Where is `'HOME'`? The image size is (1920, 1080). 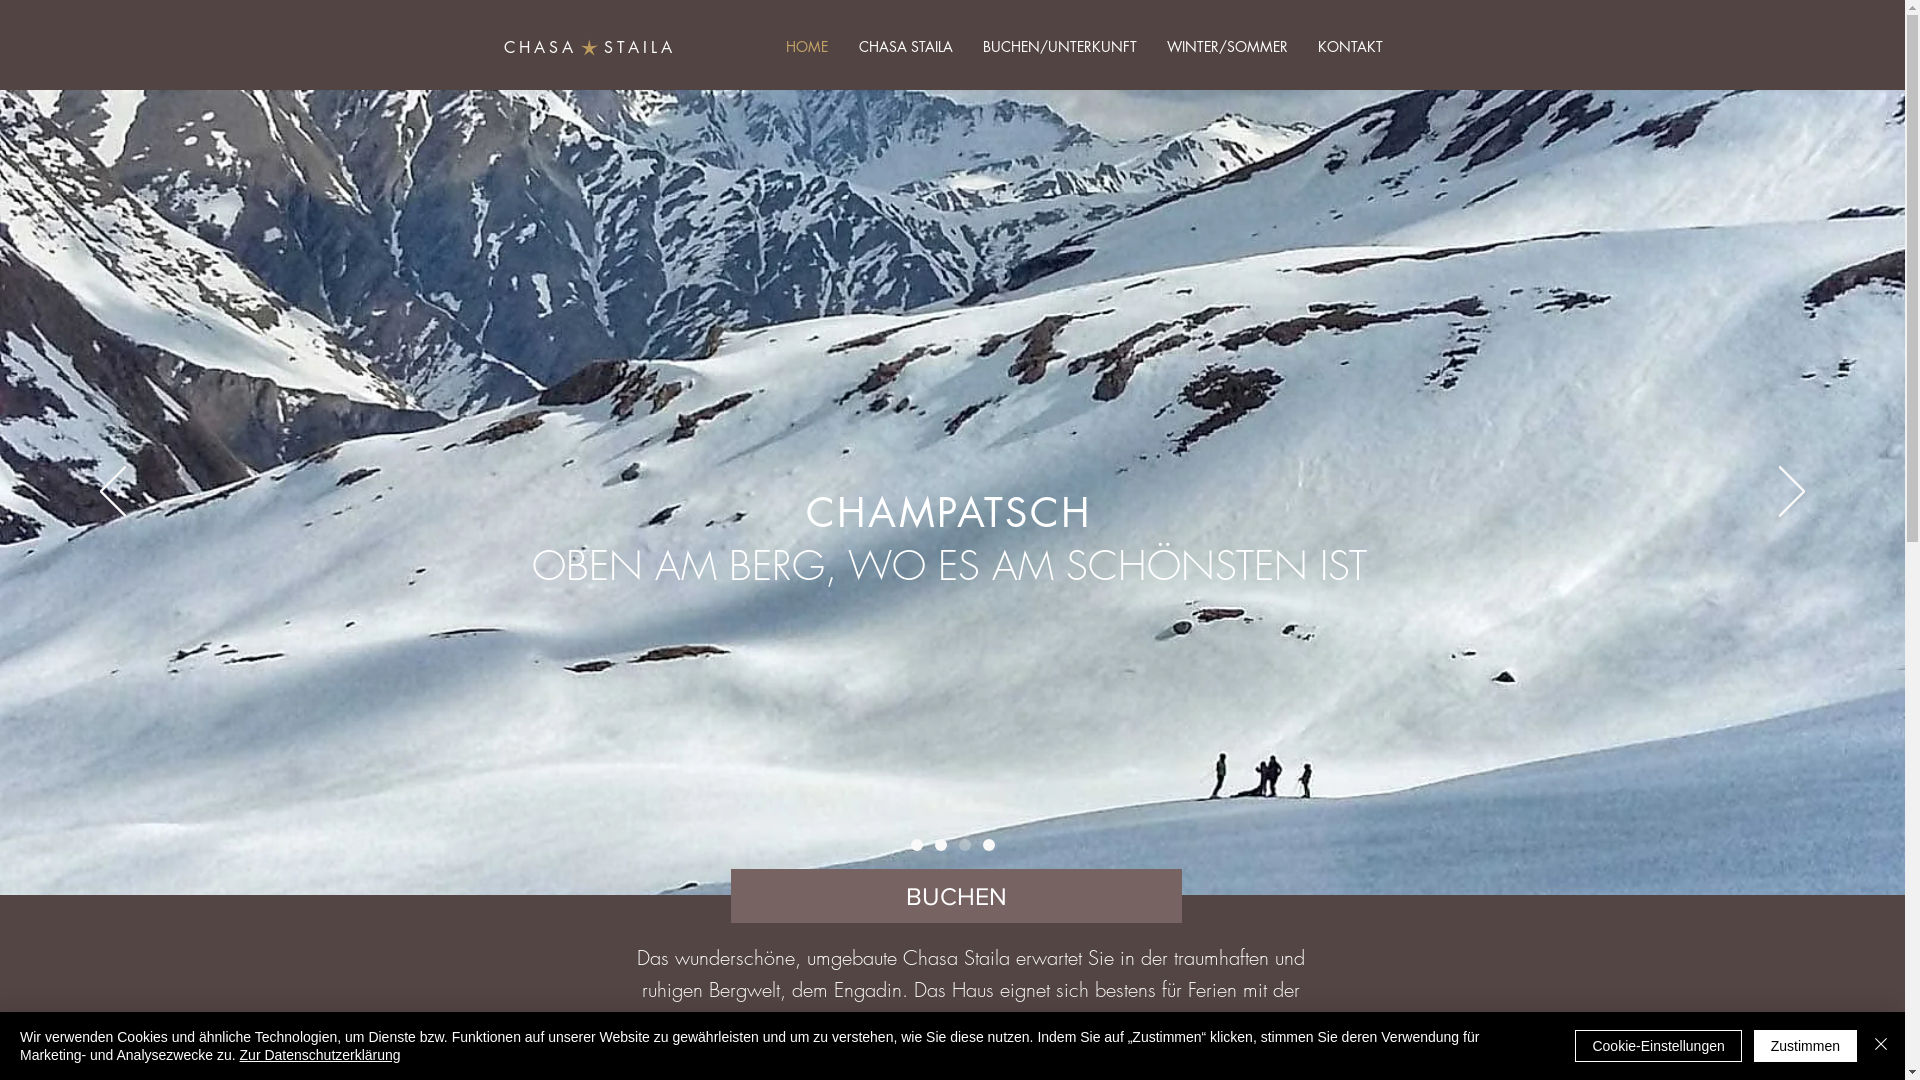 'HOME' is located at coordinates (768, 45).